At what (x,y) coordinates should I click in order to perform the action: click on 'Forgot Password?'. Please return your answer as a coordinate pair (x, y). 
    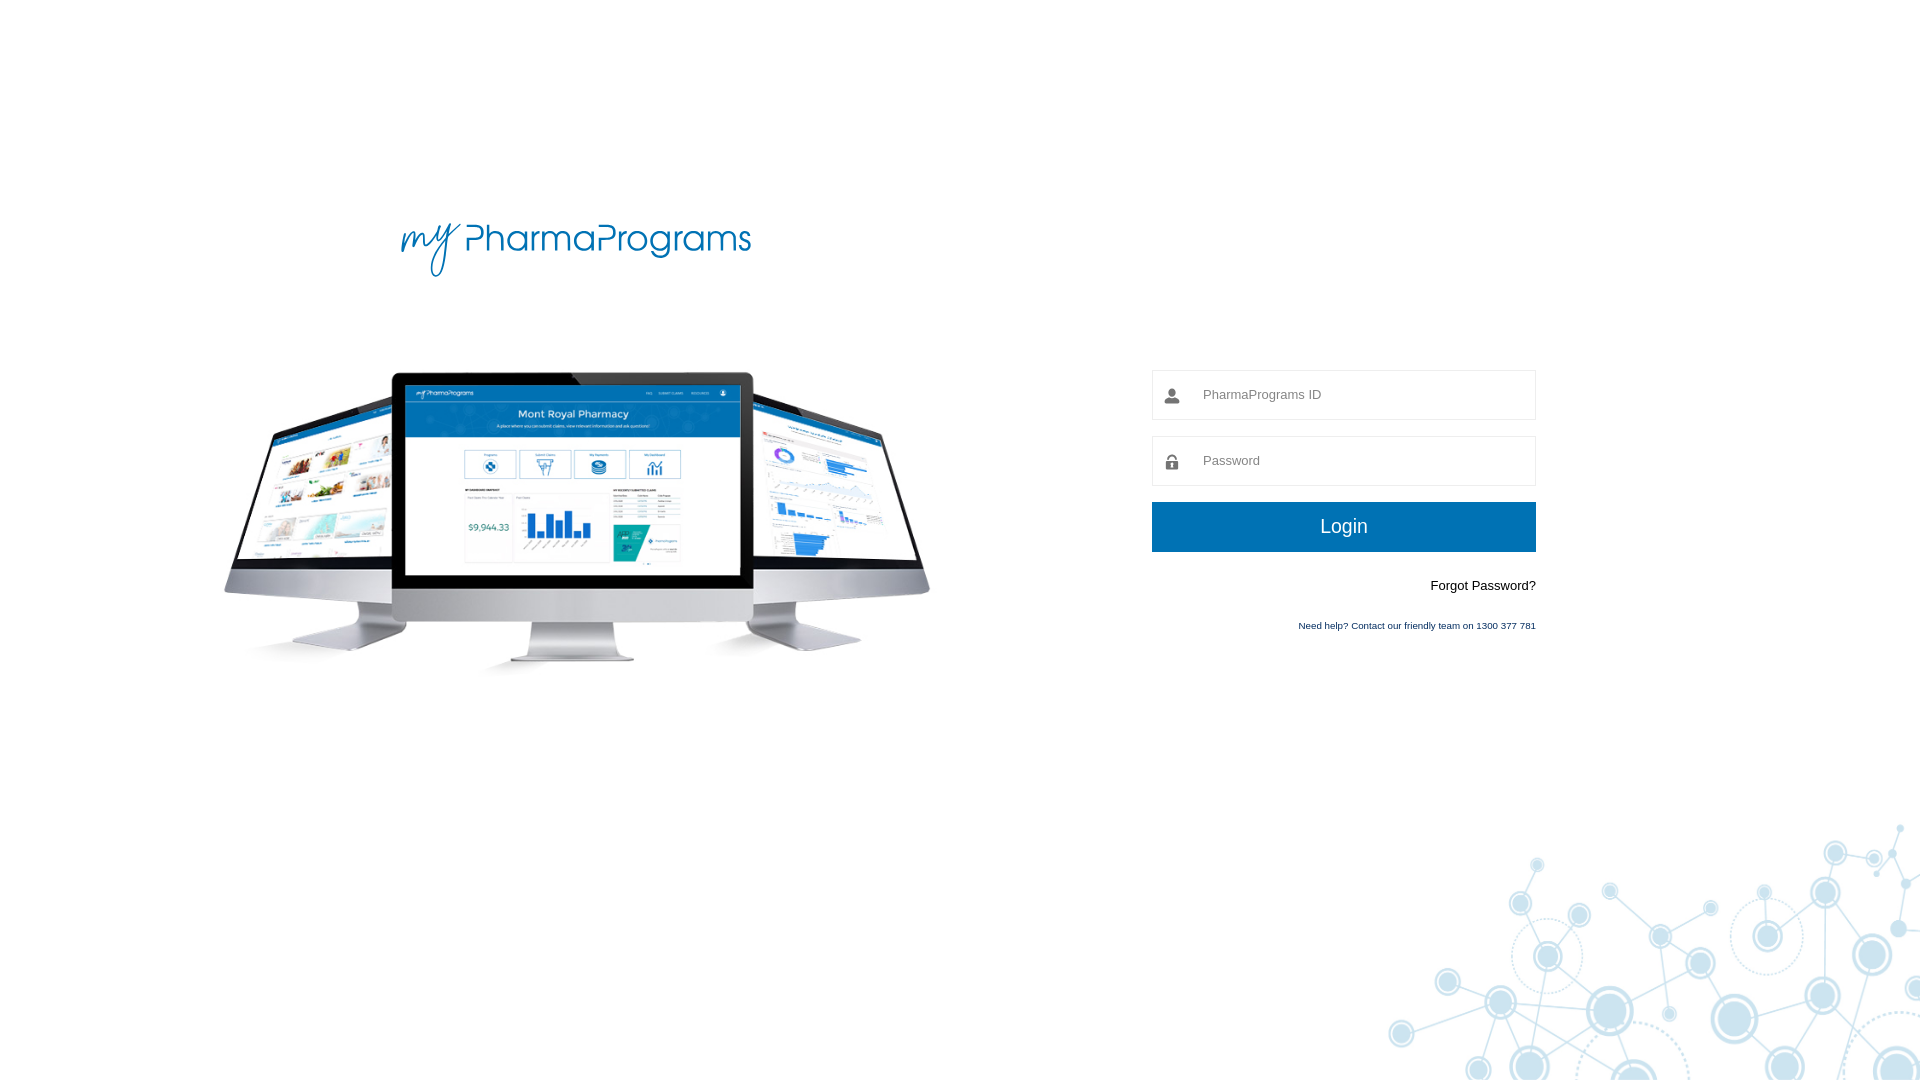
    Looking at the image, I should click on (1483, 585).